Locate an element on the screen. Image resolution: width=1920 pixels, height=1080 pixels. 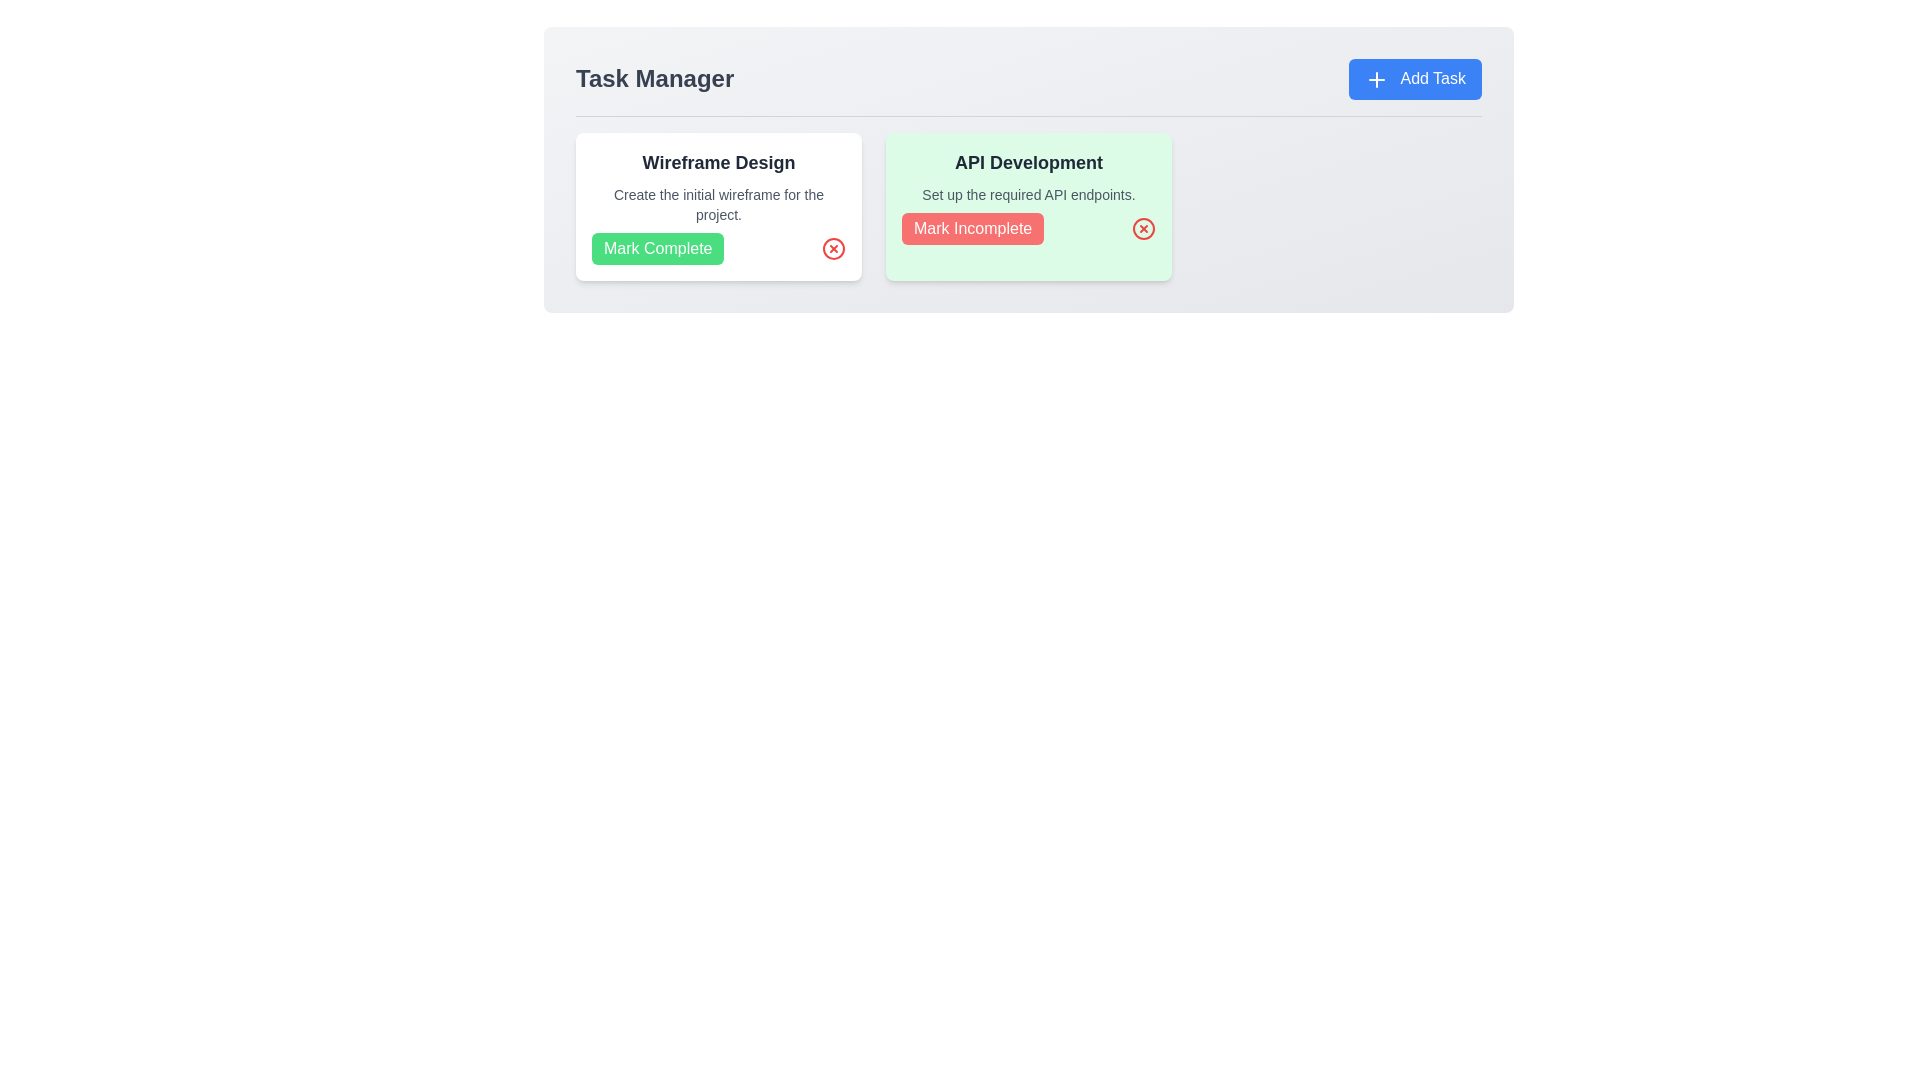
the SVG icon of a plus symbol located to the left of the 'Add Task' text is located at coordinates (1375, 78).